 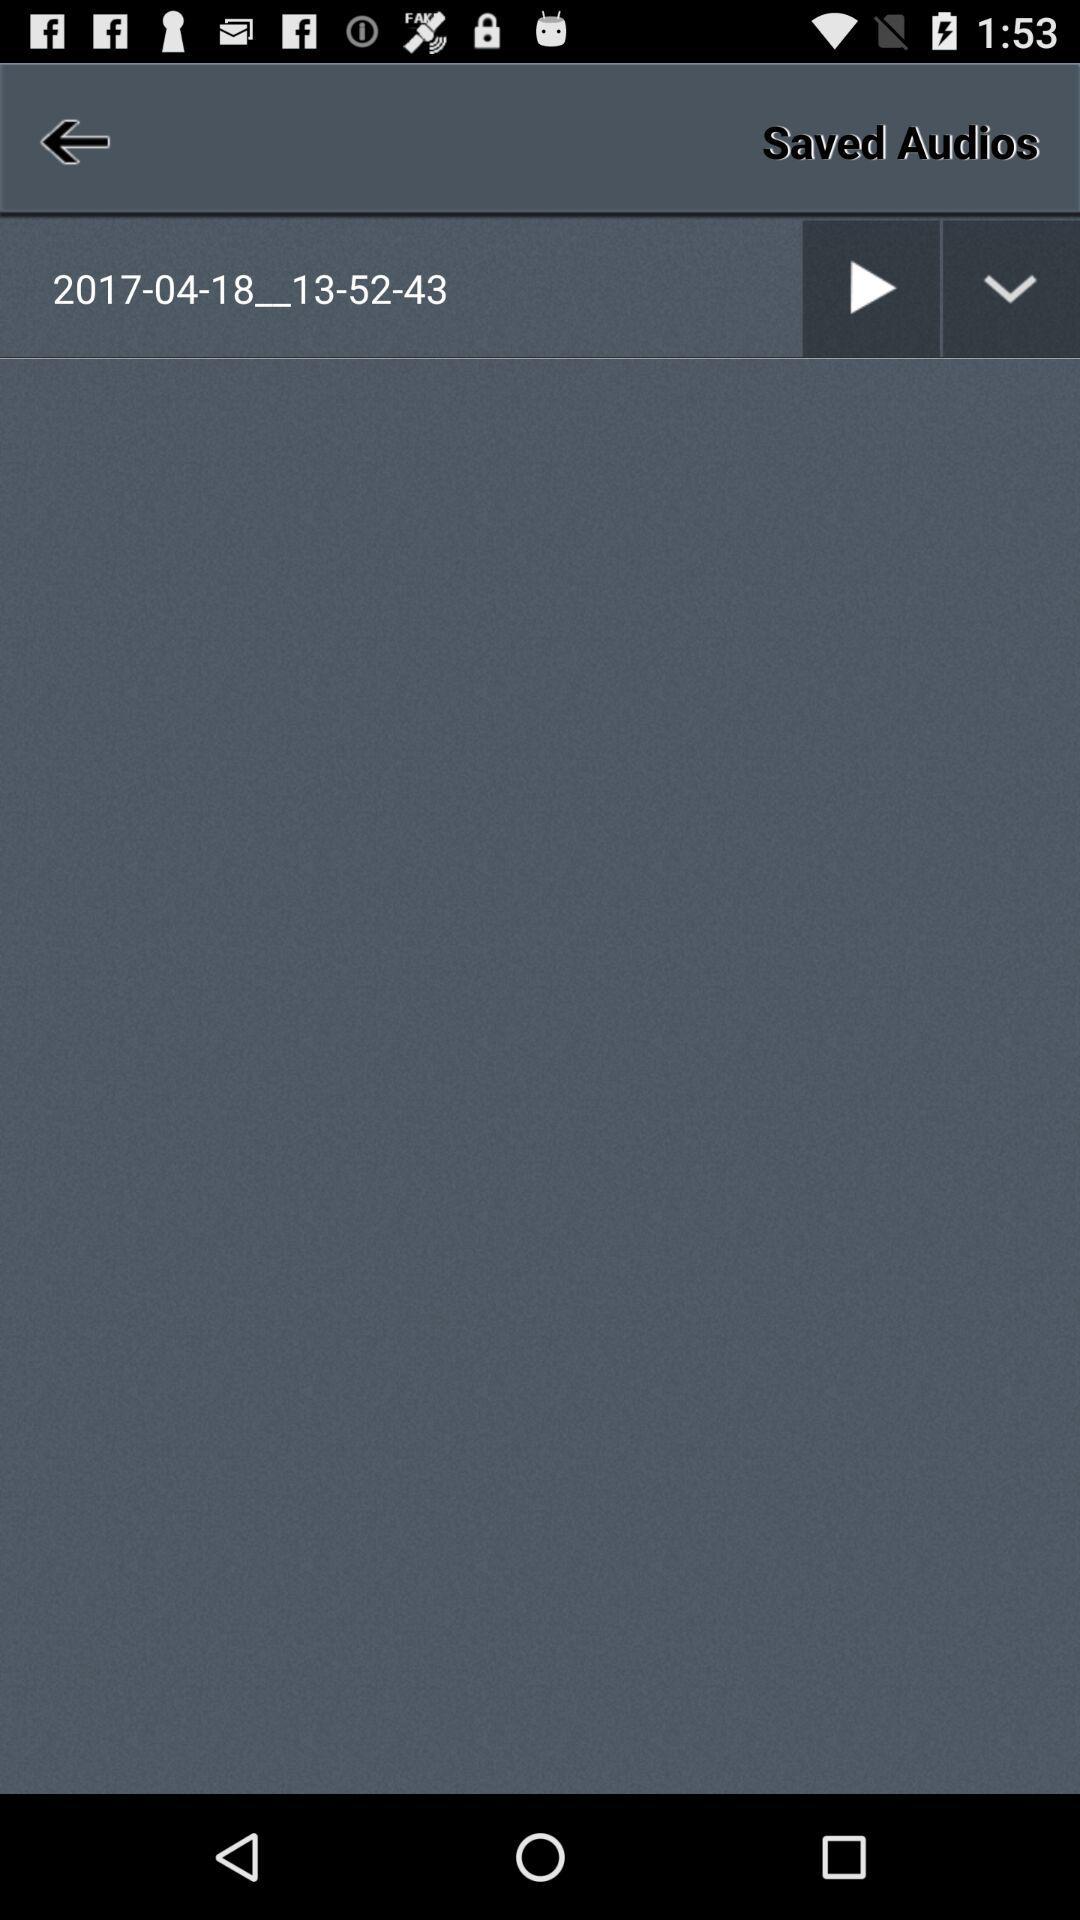 I want to click on 2017 04 18__13 icon, so click(x=424, y=287).